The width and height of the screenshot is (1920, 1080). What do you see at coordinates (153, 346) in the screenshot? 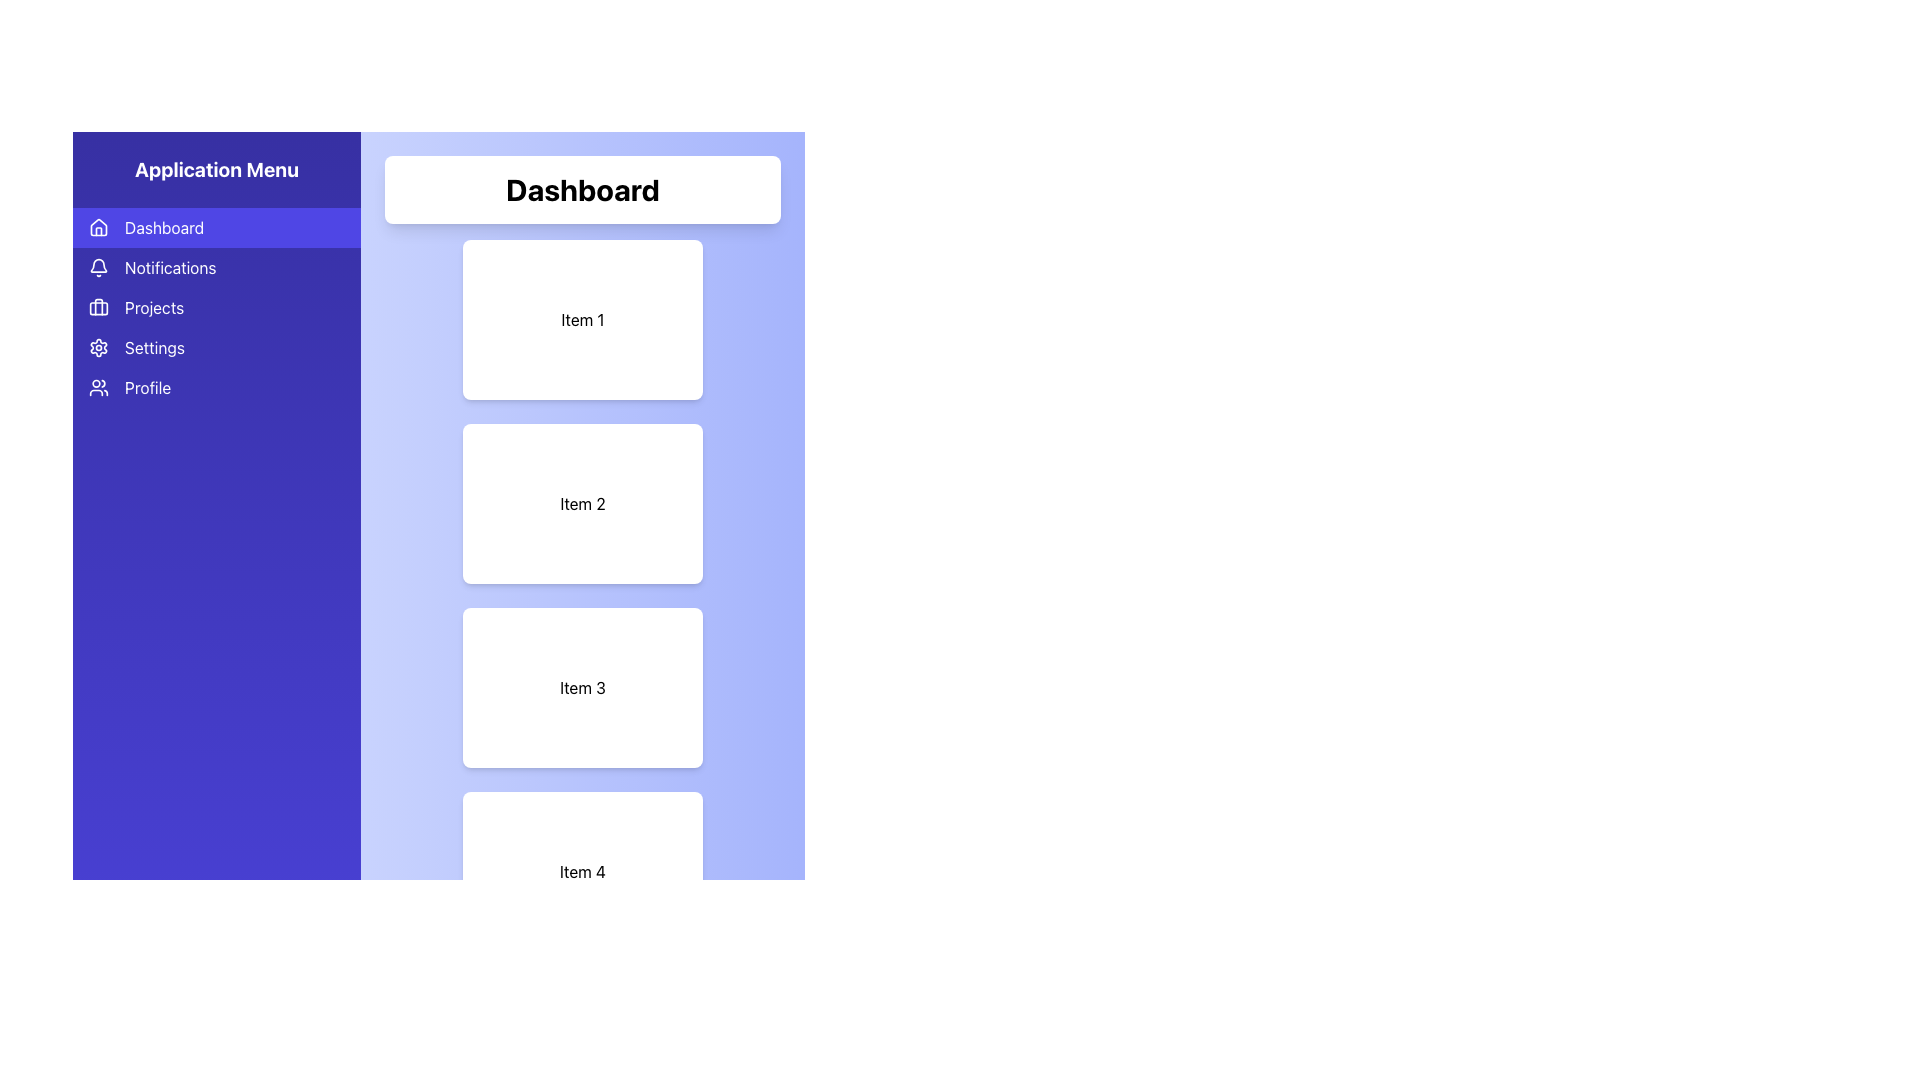
I see `the 'Settings' label in the sidebar` at bounding box center [153, 346].